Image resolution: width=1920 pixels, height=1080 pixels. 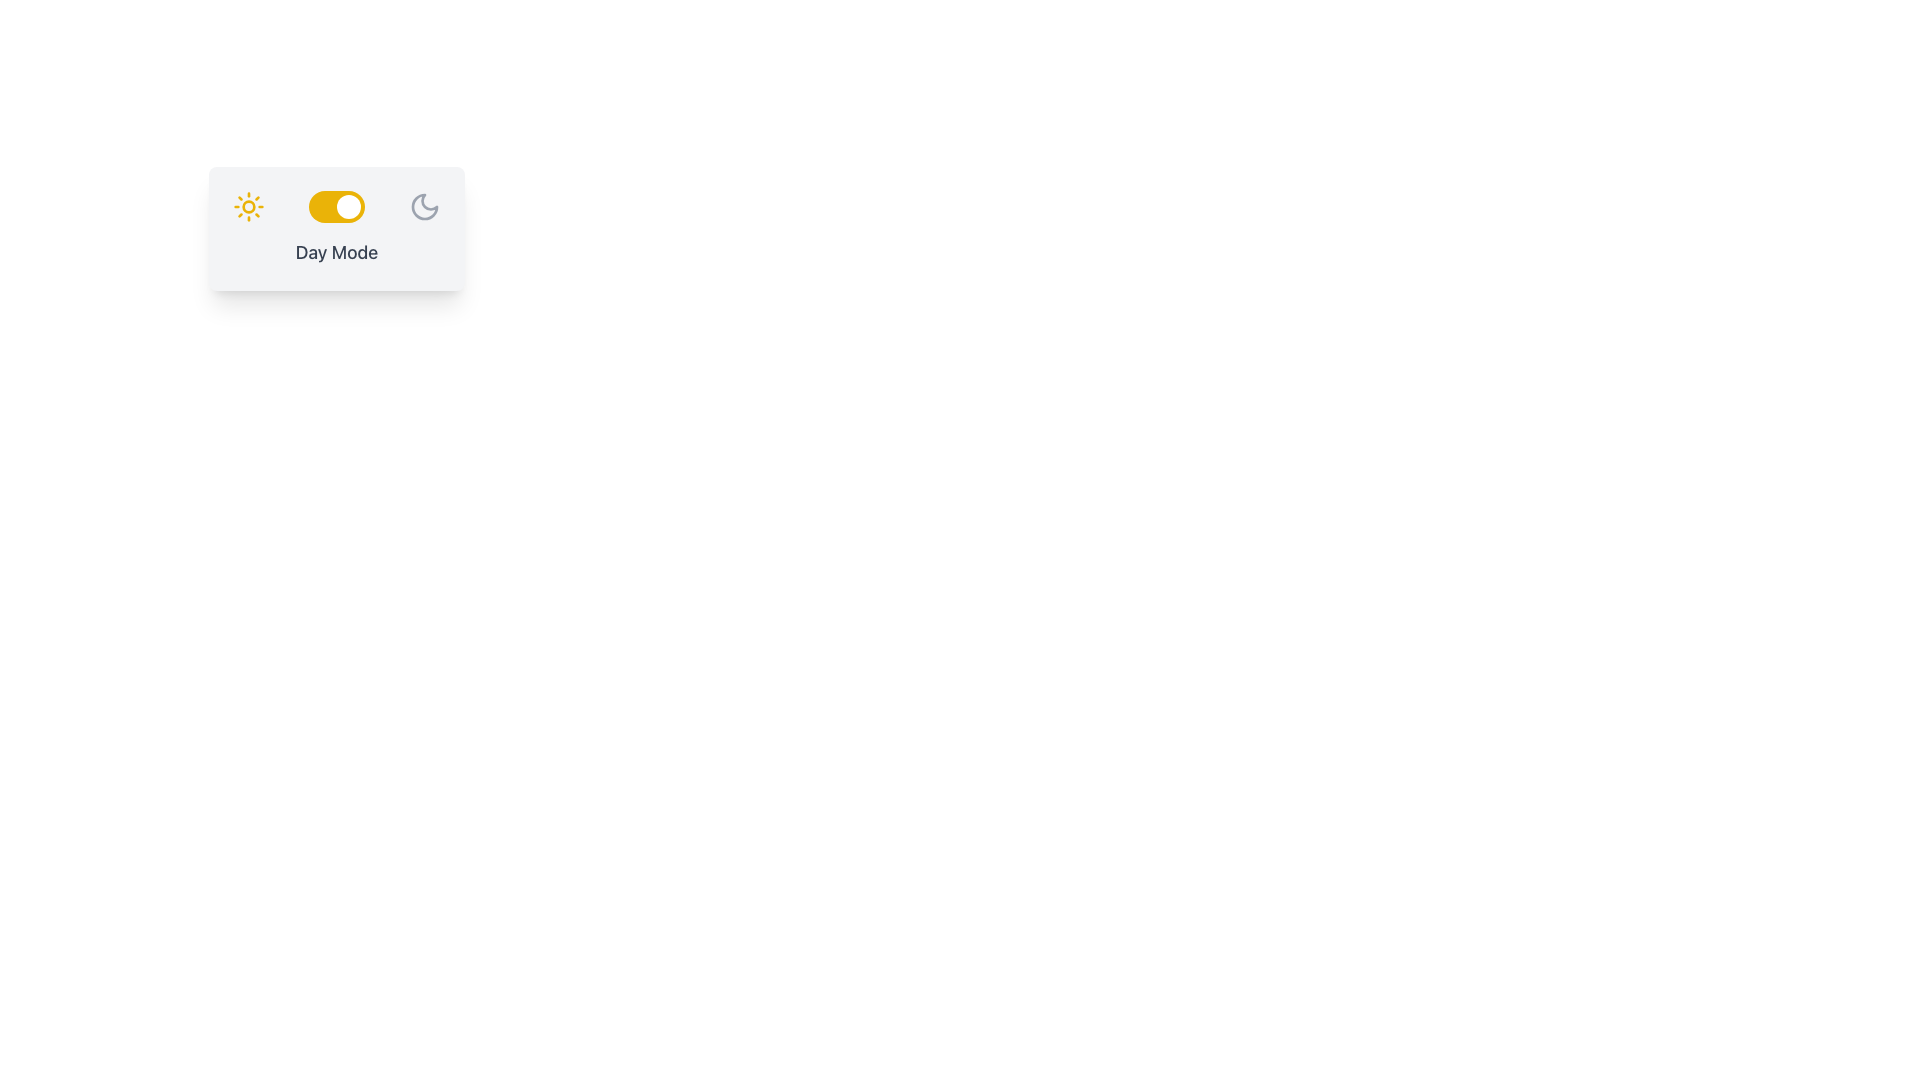 What do you see at coordinates (349, 207) in the screenshot?
I see `the small circular toggle thumb of the switch component` at bounding box center [349, 207].